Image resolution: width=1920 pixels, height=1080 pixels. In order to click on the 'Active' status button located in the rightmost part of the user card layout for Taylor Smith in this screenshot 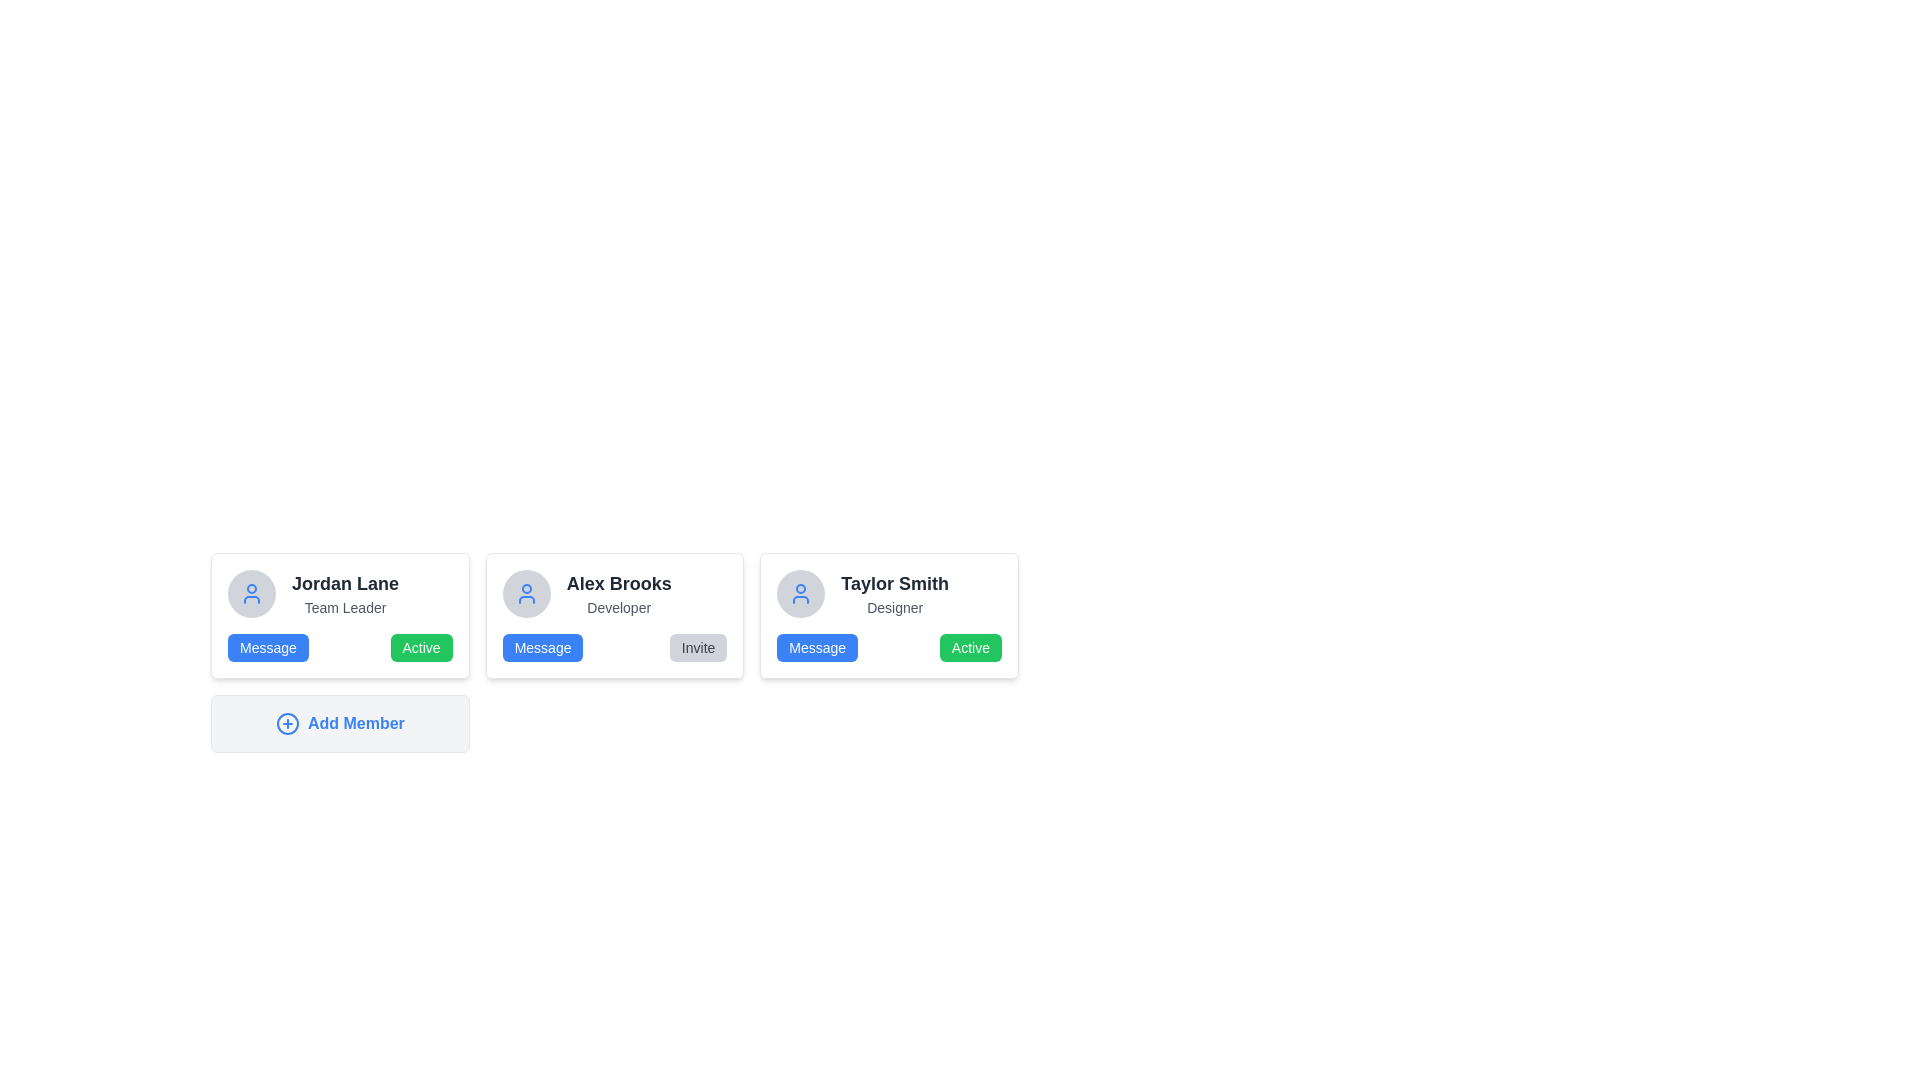, I will do `click(970, 648)`.